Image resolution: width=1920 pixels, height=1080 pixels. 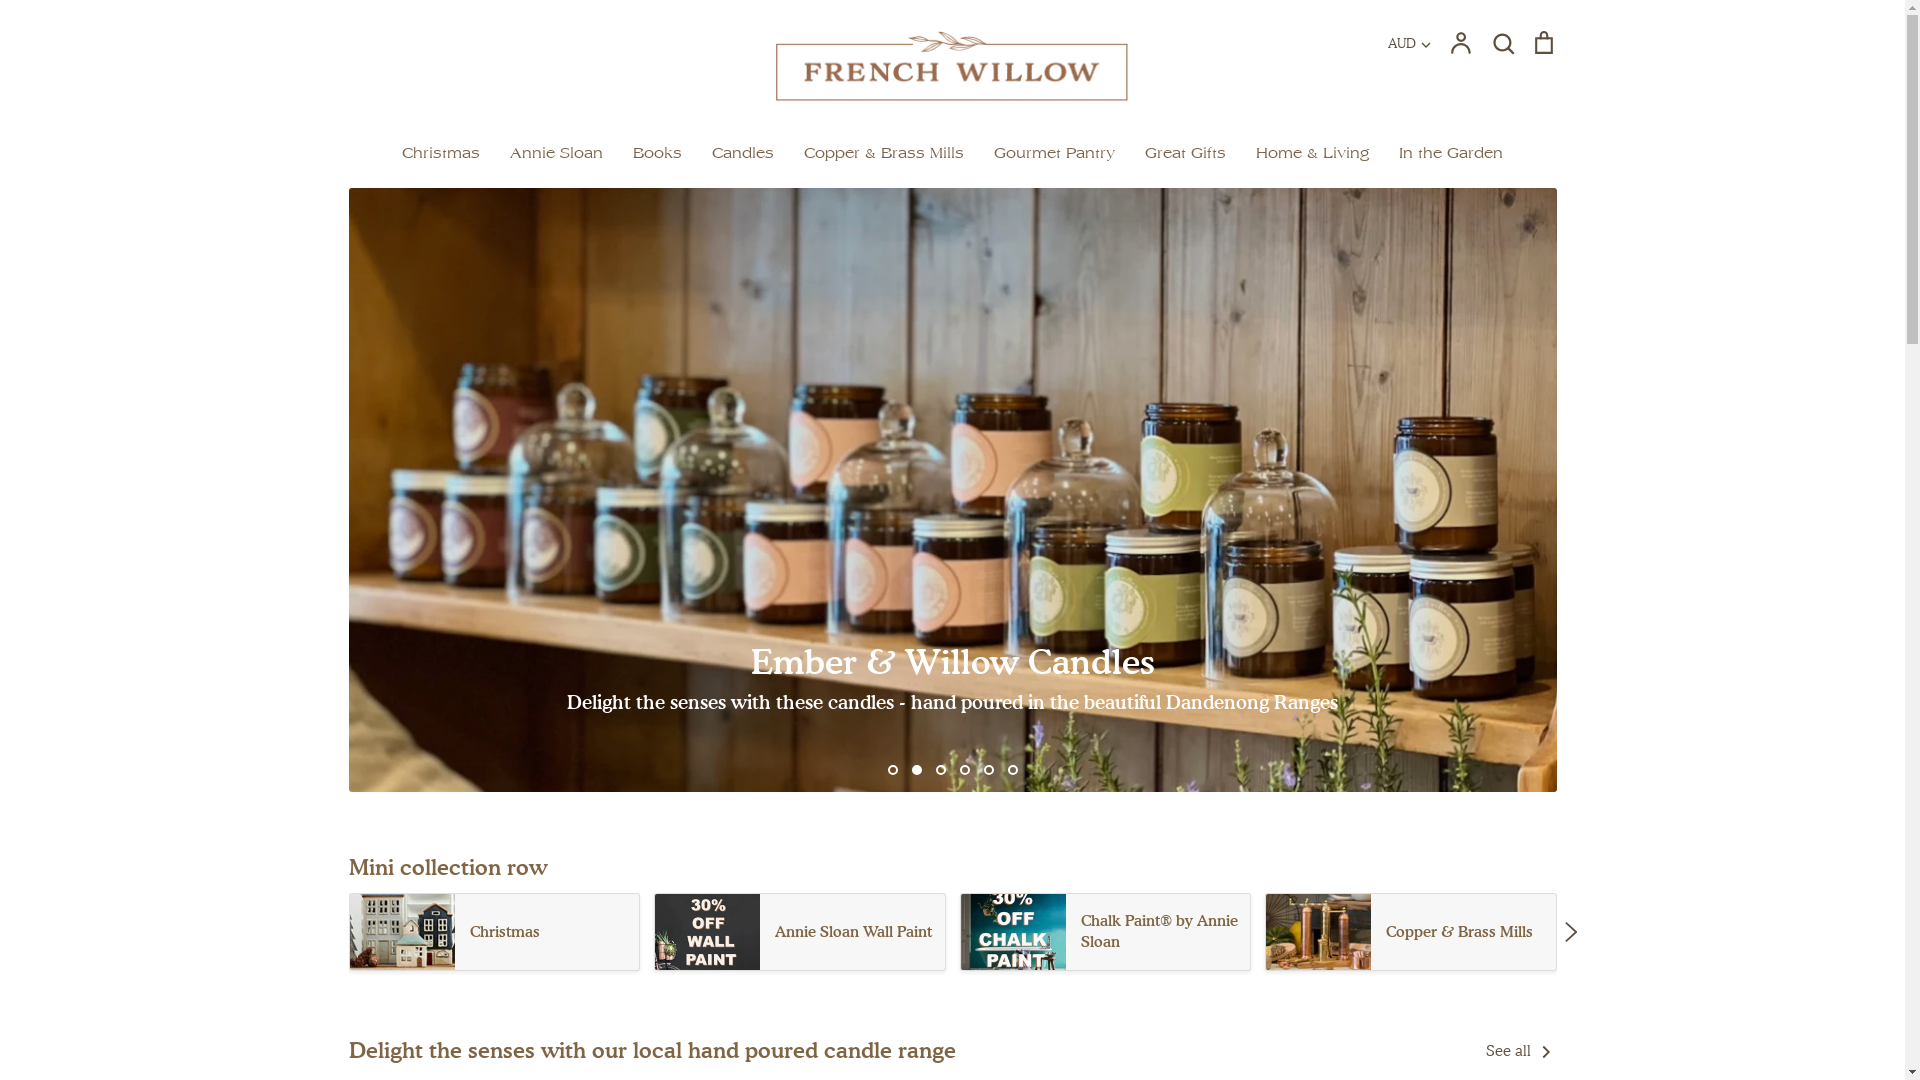 What do you see at coordinates (1502, 42) in the screenshot?
I see `'Search'` at bounding box center [1502, 42].